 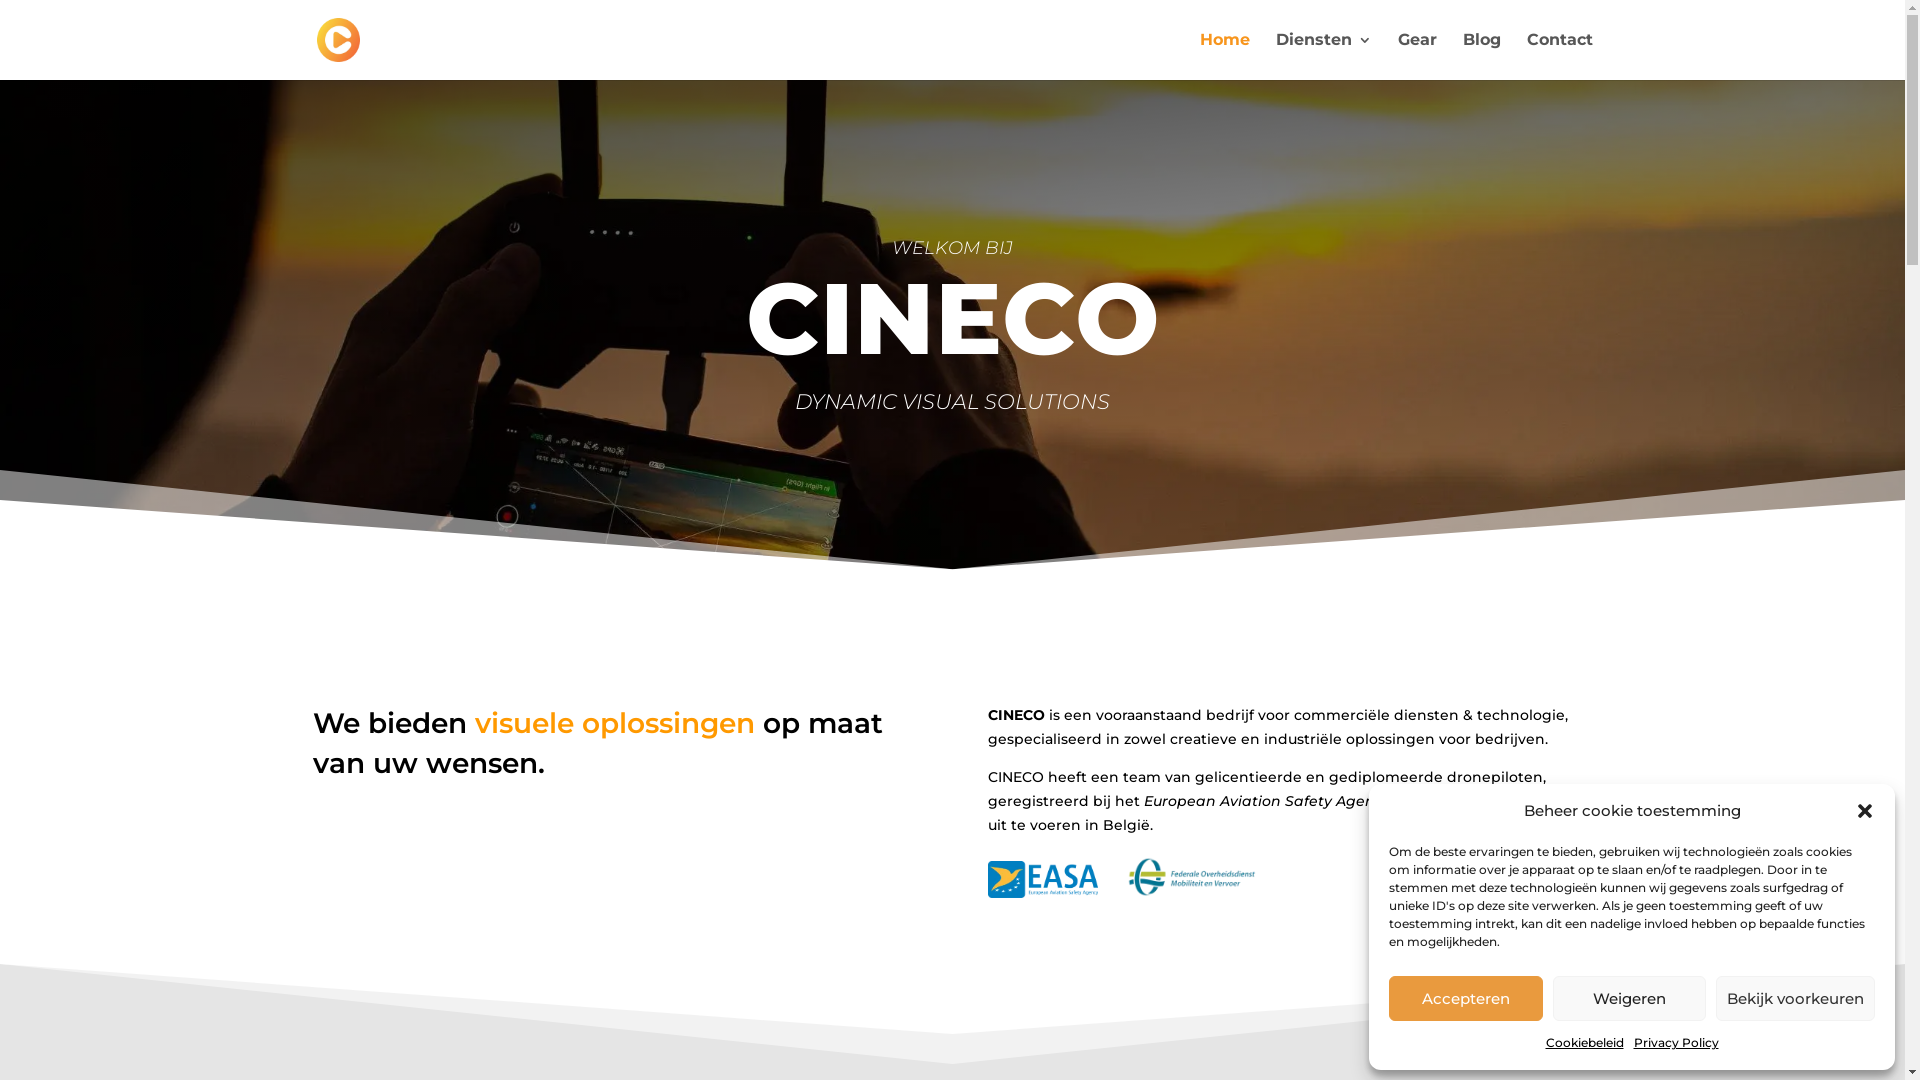 I want to click on 'Home', so click(x=1223, y=55).